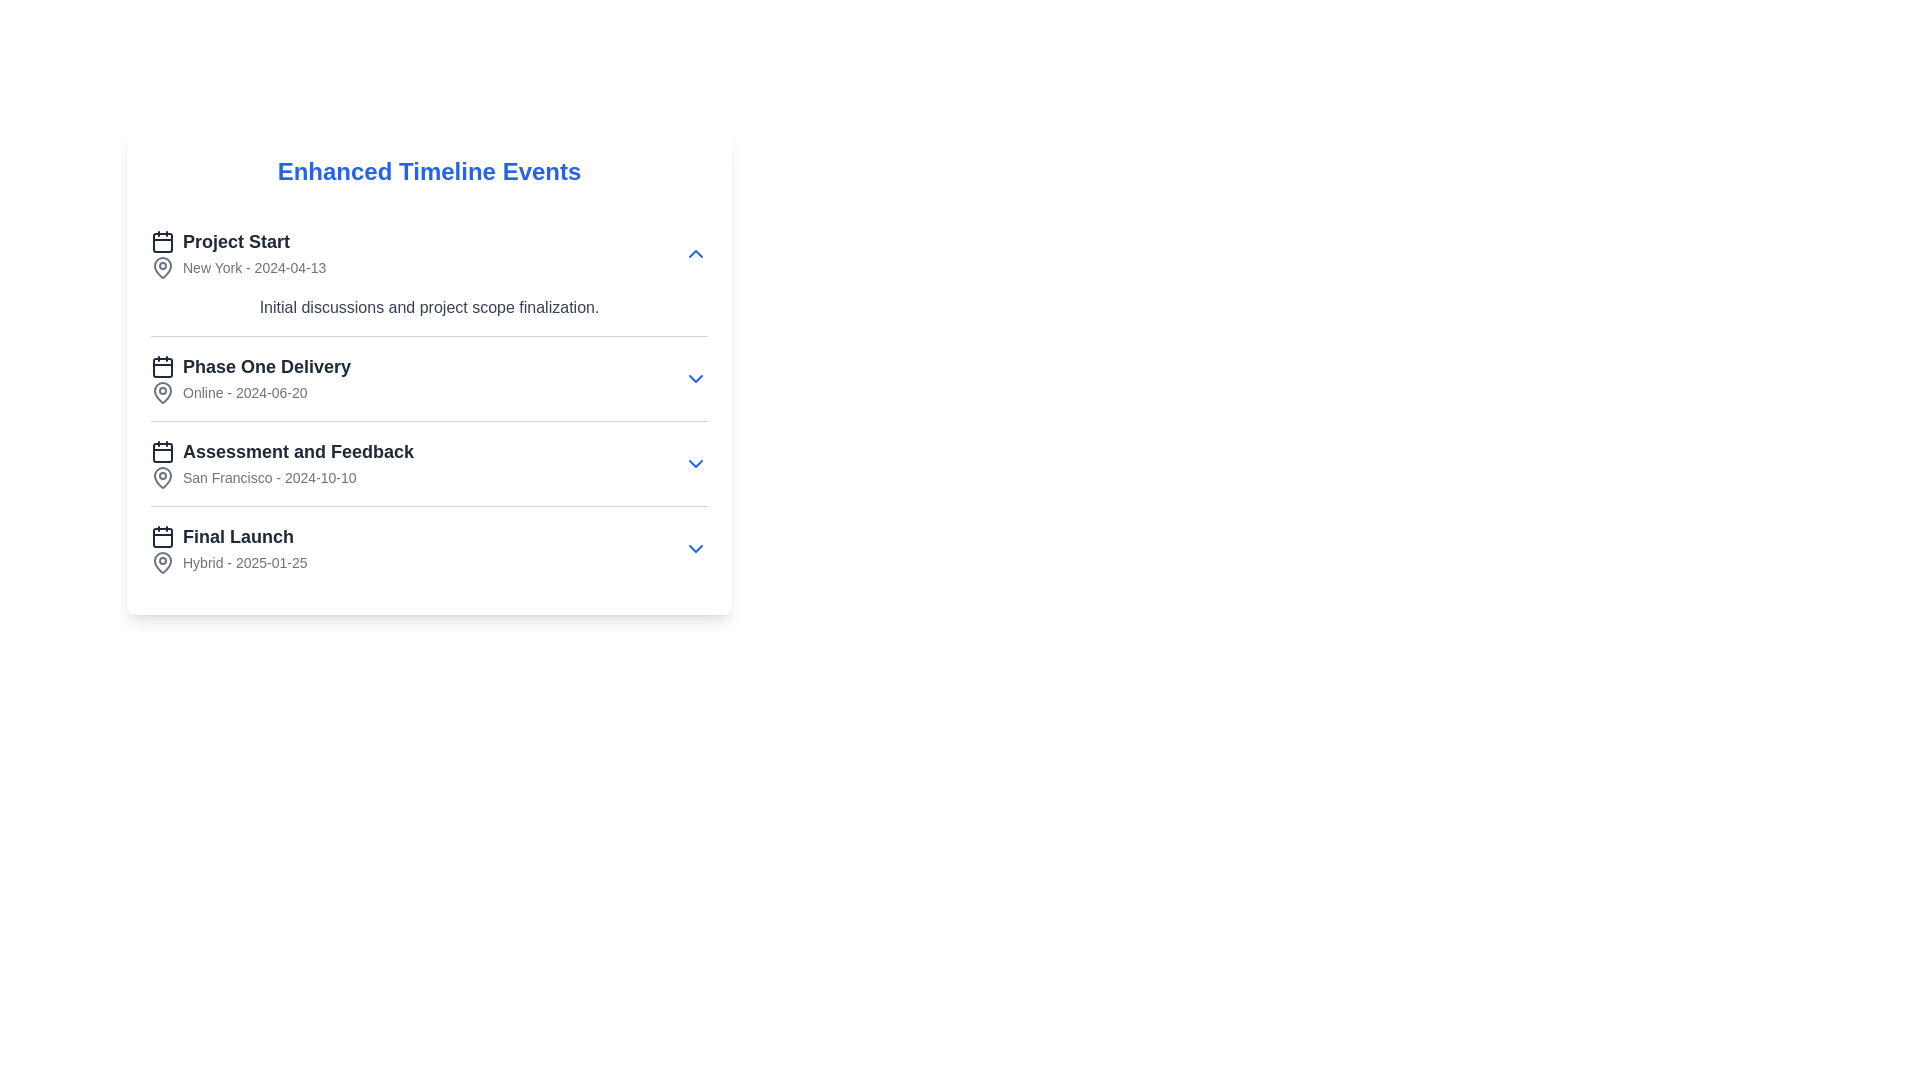 Image resolution: width=1920 pixels, height=1080 pixels. What do you see at coordinates (163, 265) in the screenshot?
I see `the Map Pin icon located next to the text 'Phase One Delivery - Online - 2024-06-20' in the timeline interface` at bounding box center [163, 265].